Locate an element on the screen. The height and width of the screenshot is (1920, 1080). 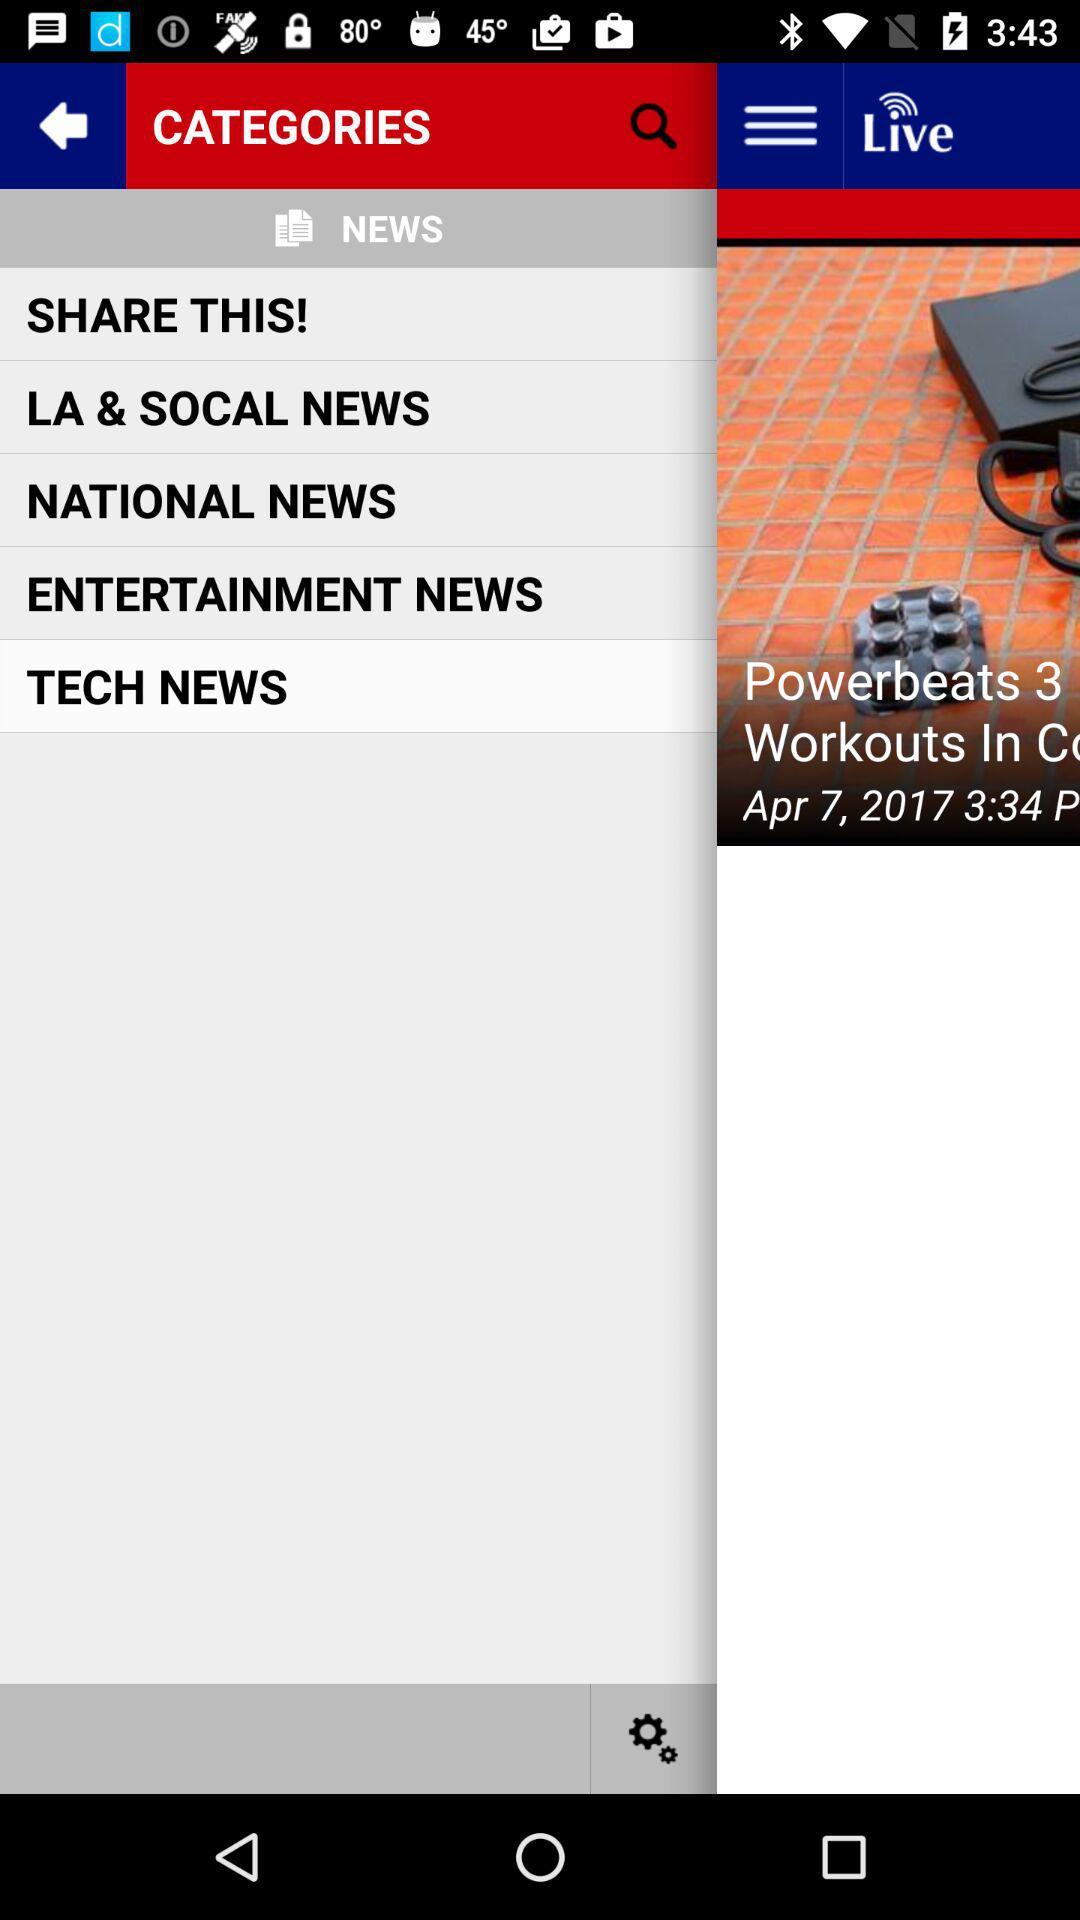
icon next to the tech news icon is located at coordinates (911, 709).